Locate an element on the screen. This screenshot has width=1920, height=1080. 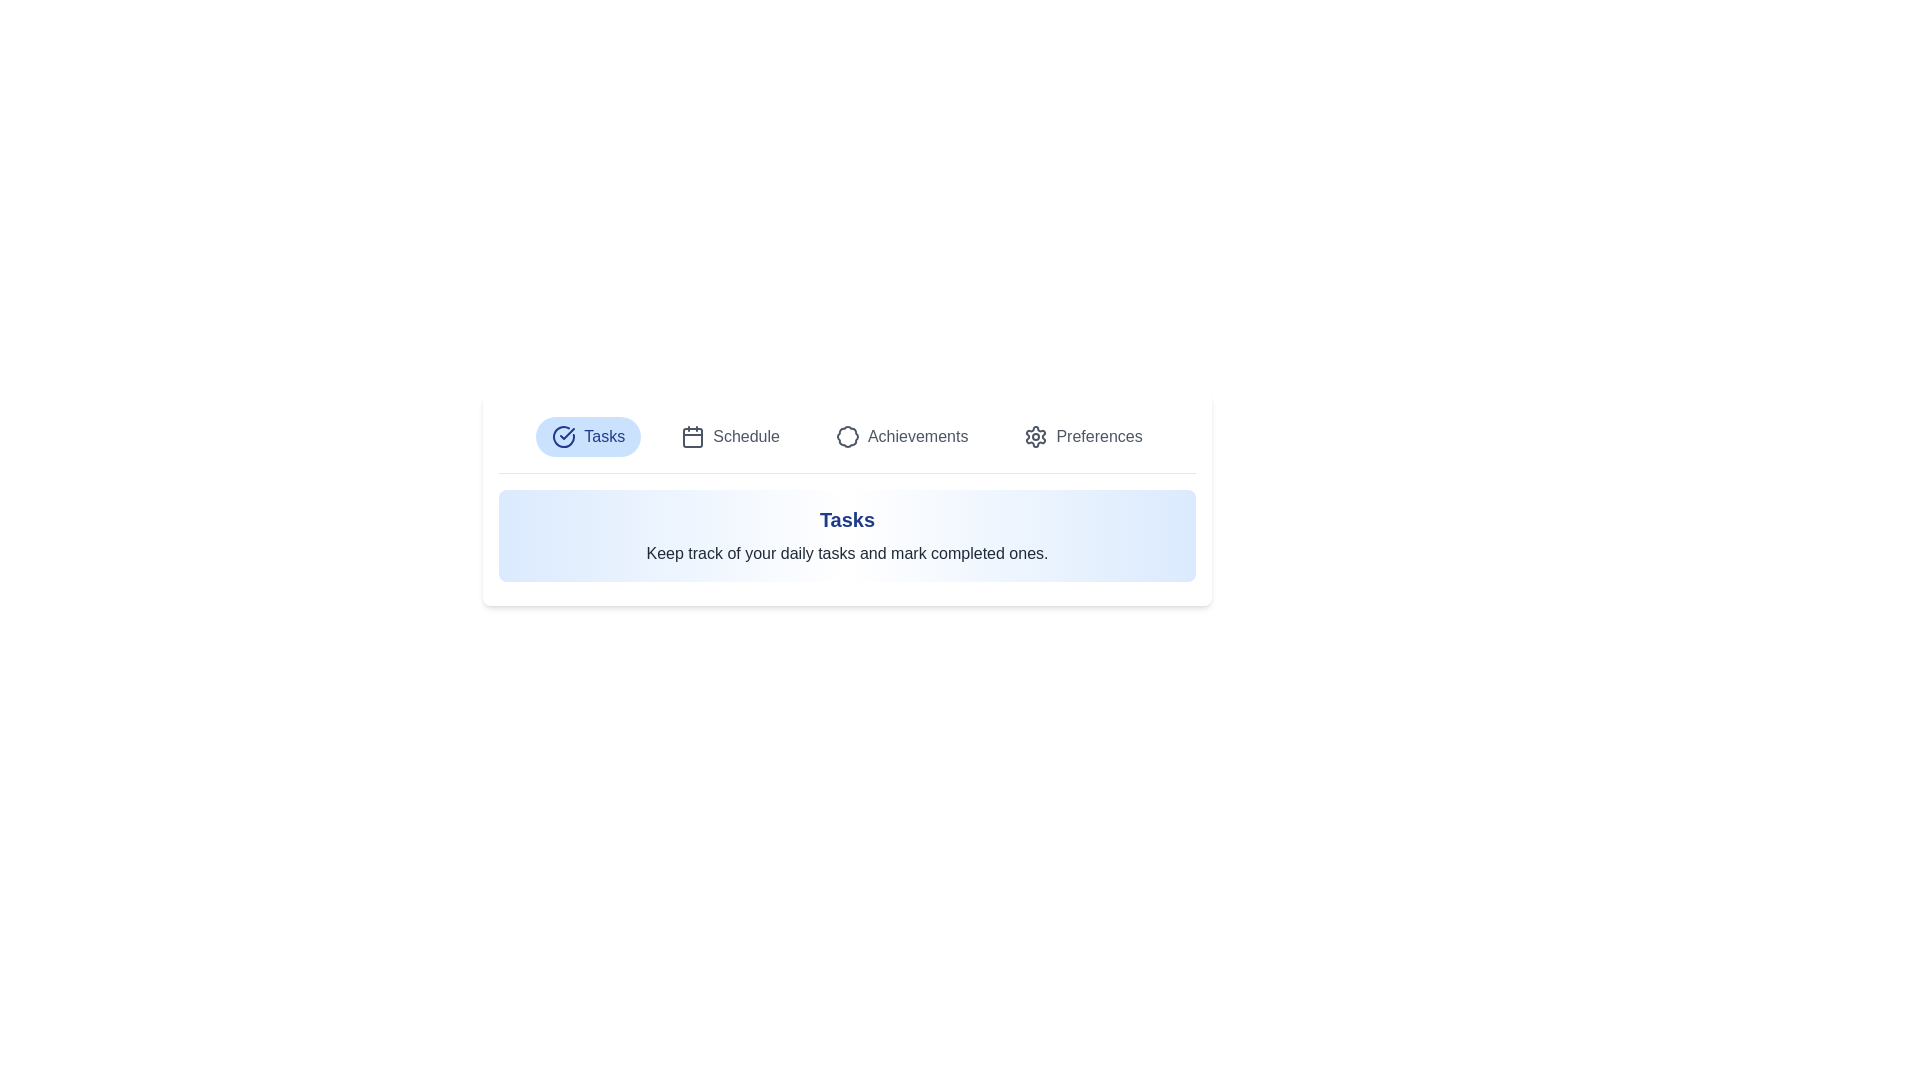
the 'Schedule' navigation link, which is the second item in the navigation row, positioned to the right of the 'Tasks' link and preceded by a calendar icon is located at coordinates (745, 435).